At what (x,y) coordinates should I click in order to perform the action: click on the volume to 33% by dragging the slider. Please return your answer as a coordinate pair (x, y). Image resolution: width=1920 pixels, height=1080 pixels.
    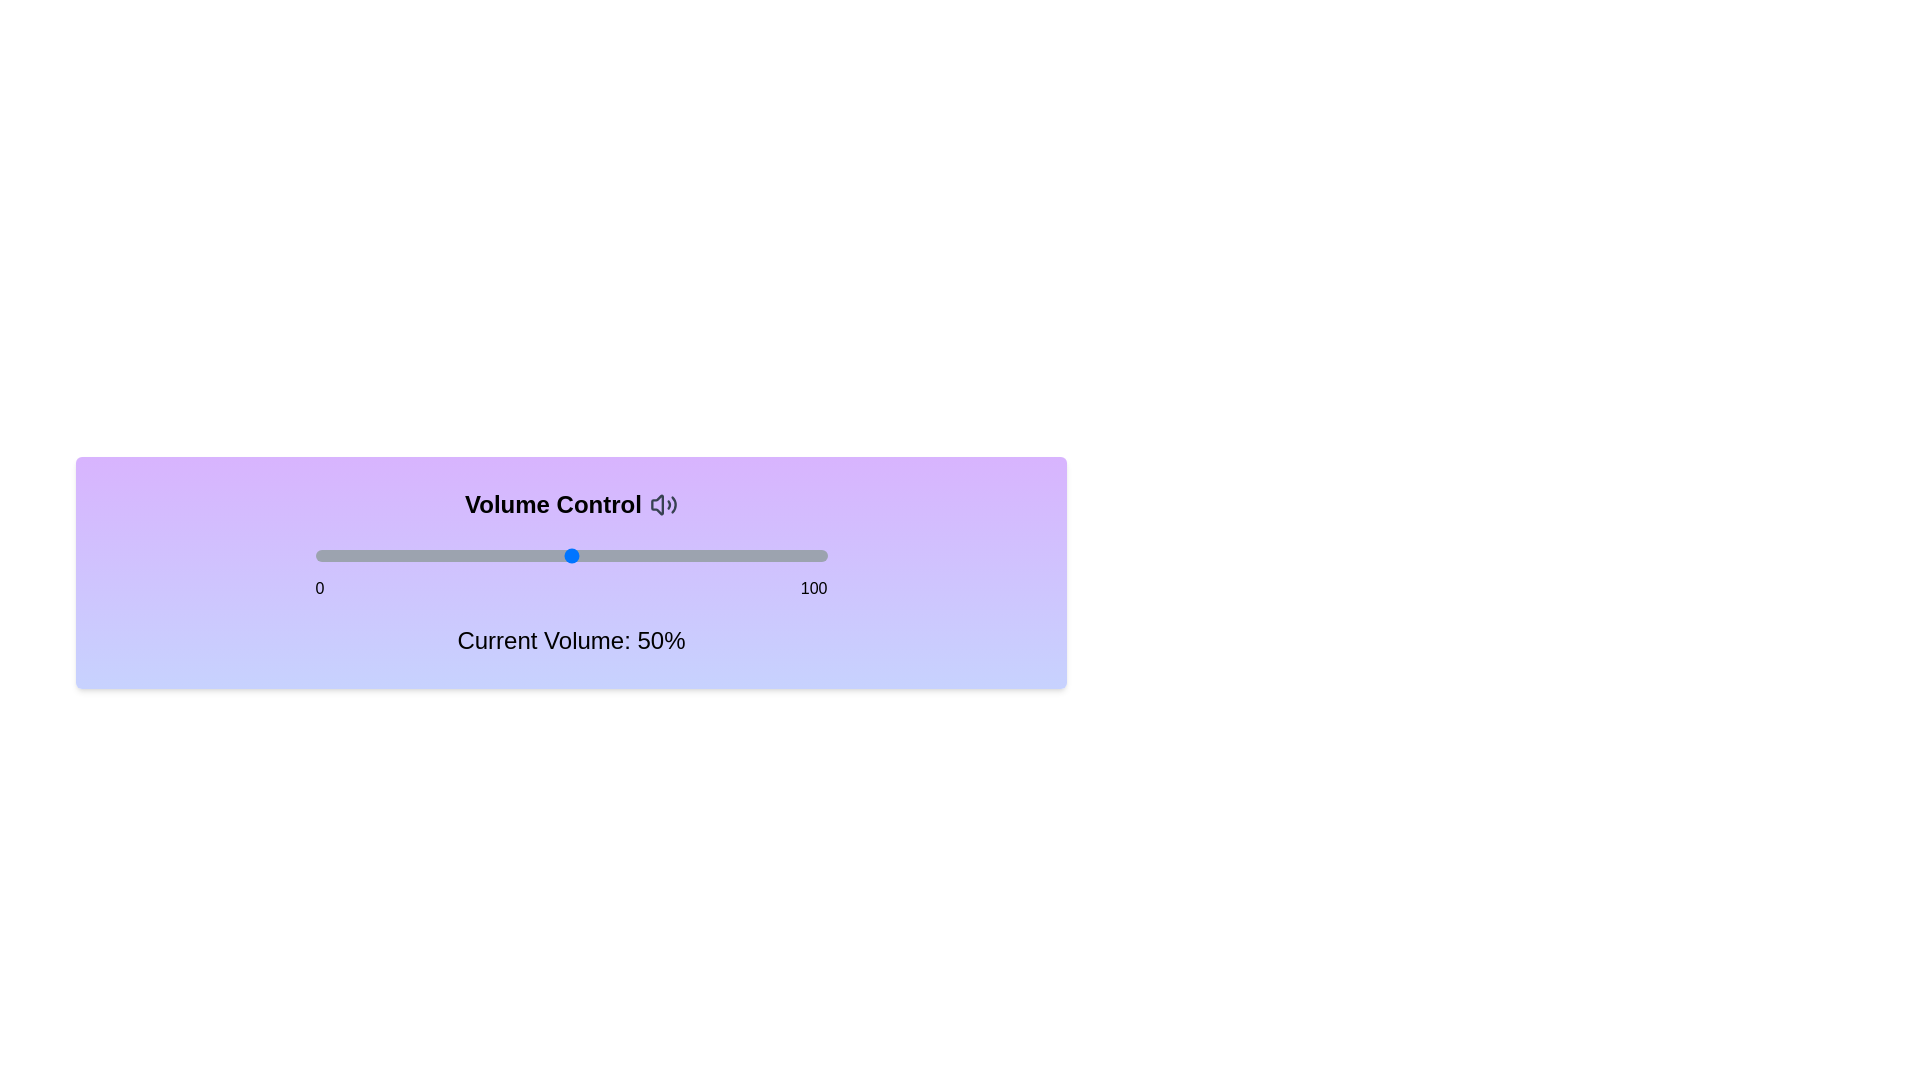
    Looking at the image, I should click on (484, 555).